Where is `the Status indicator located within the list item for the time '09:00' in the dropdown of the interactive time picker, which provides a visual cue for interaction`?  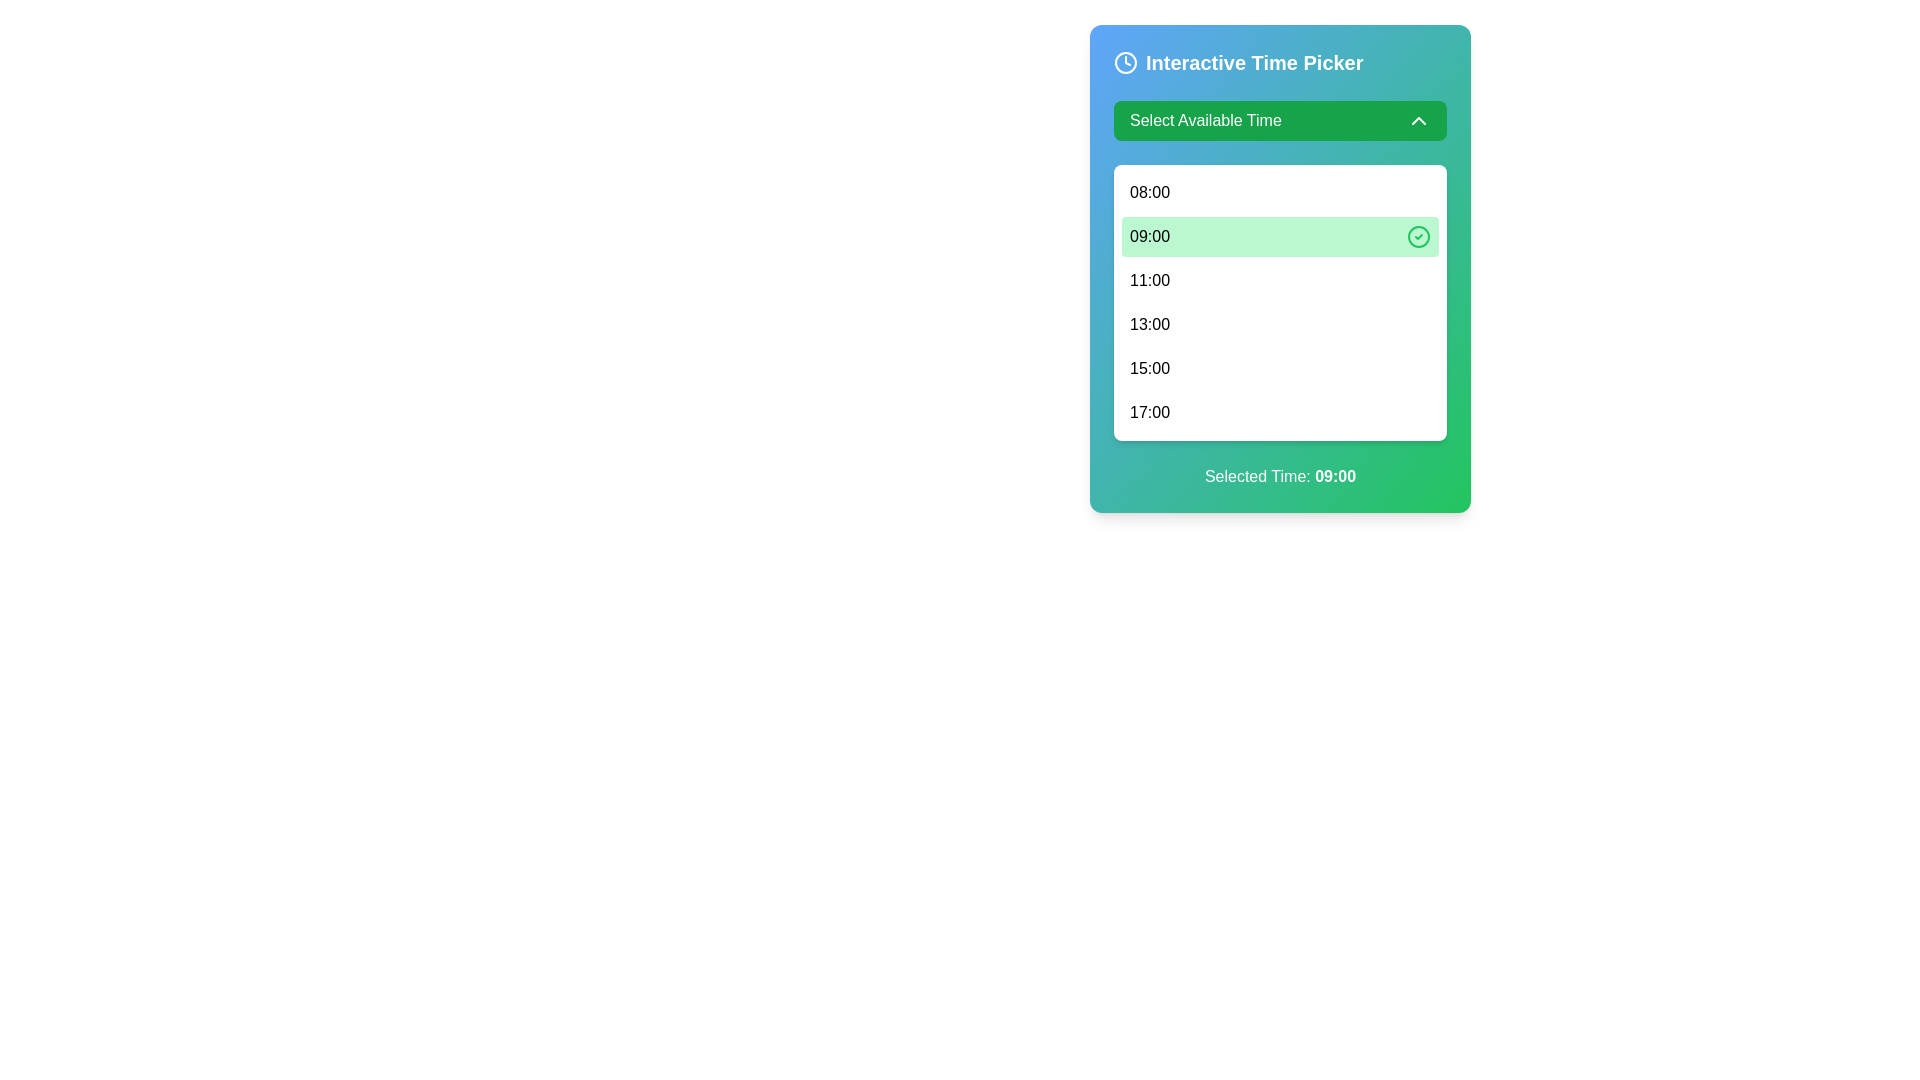 the Status indicator located within the list item for the time '09:00' in the dropdown of the interactive time picker, which provides a visual cue for interaction is located at coordinates (1418, 235).